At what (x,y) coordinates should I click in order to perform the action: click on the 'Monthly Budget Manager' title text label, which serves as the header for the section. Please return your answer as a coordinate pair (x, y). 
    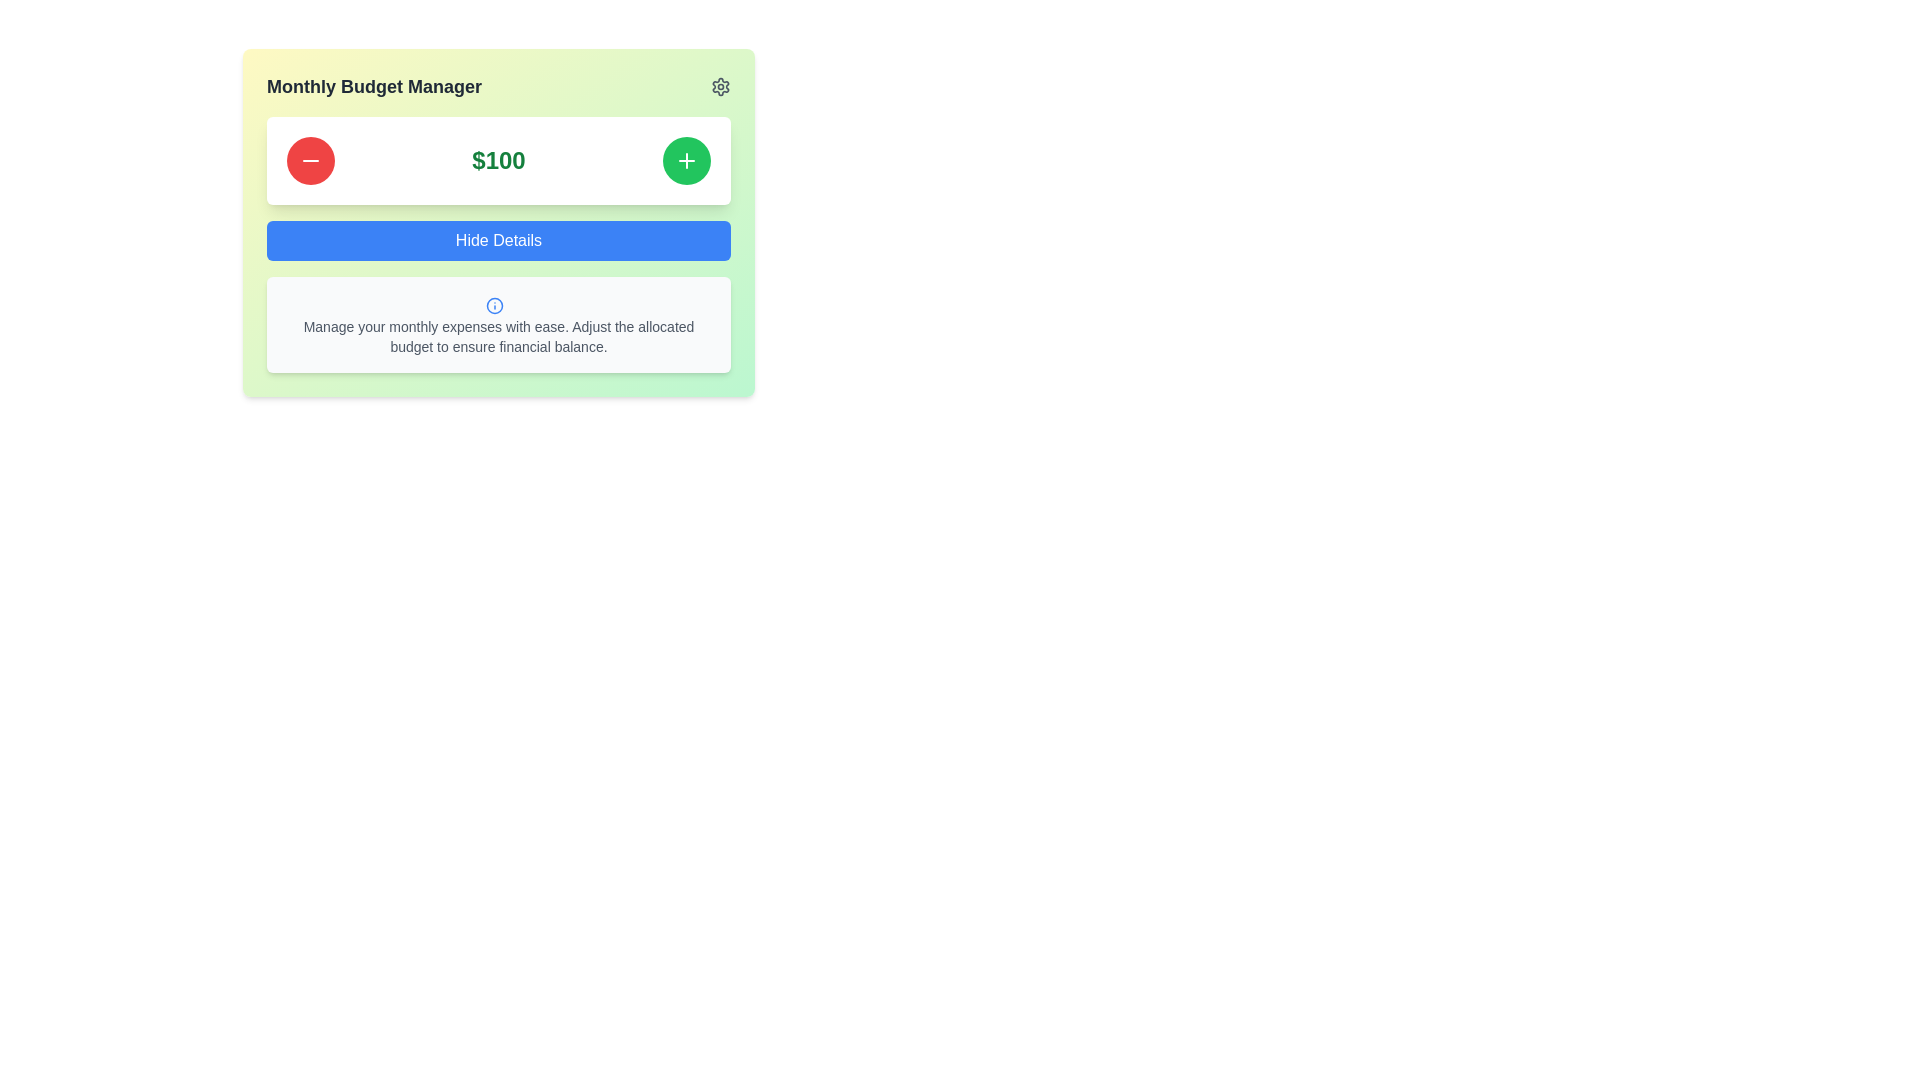
    Looking at the image, I should click on (374, 86).